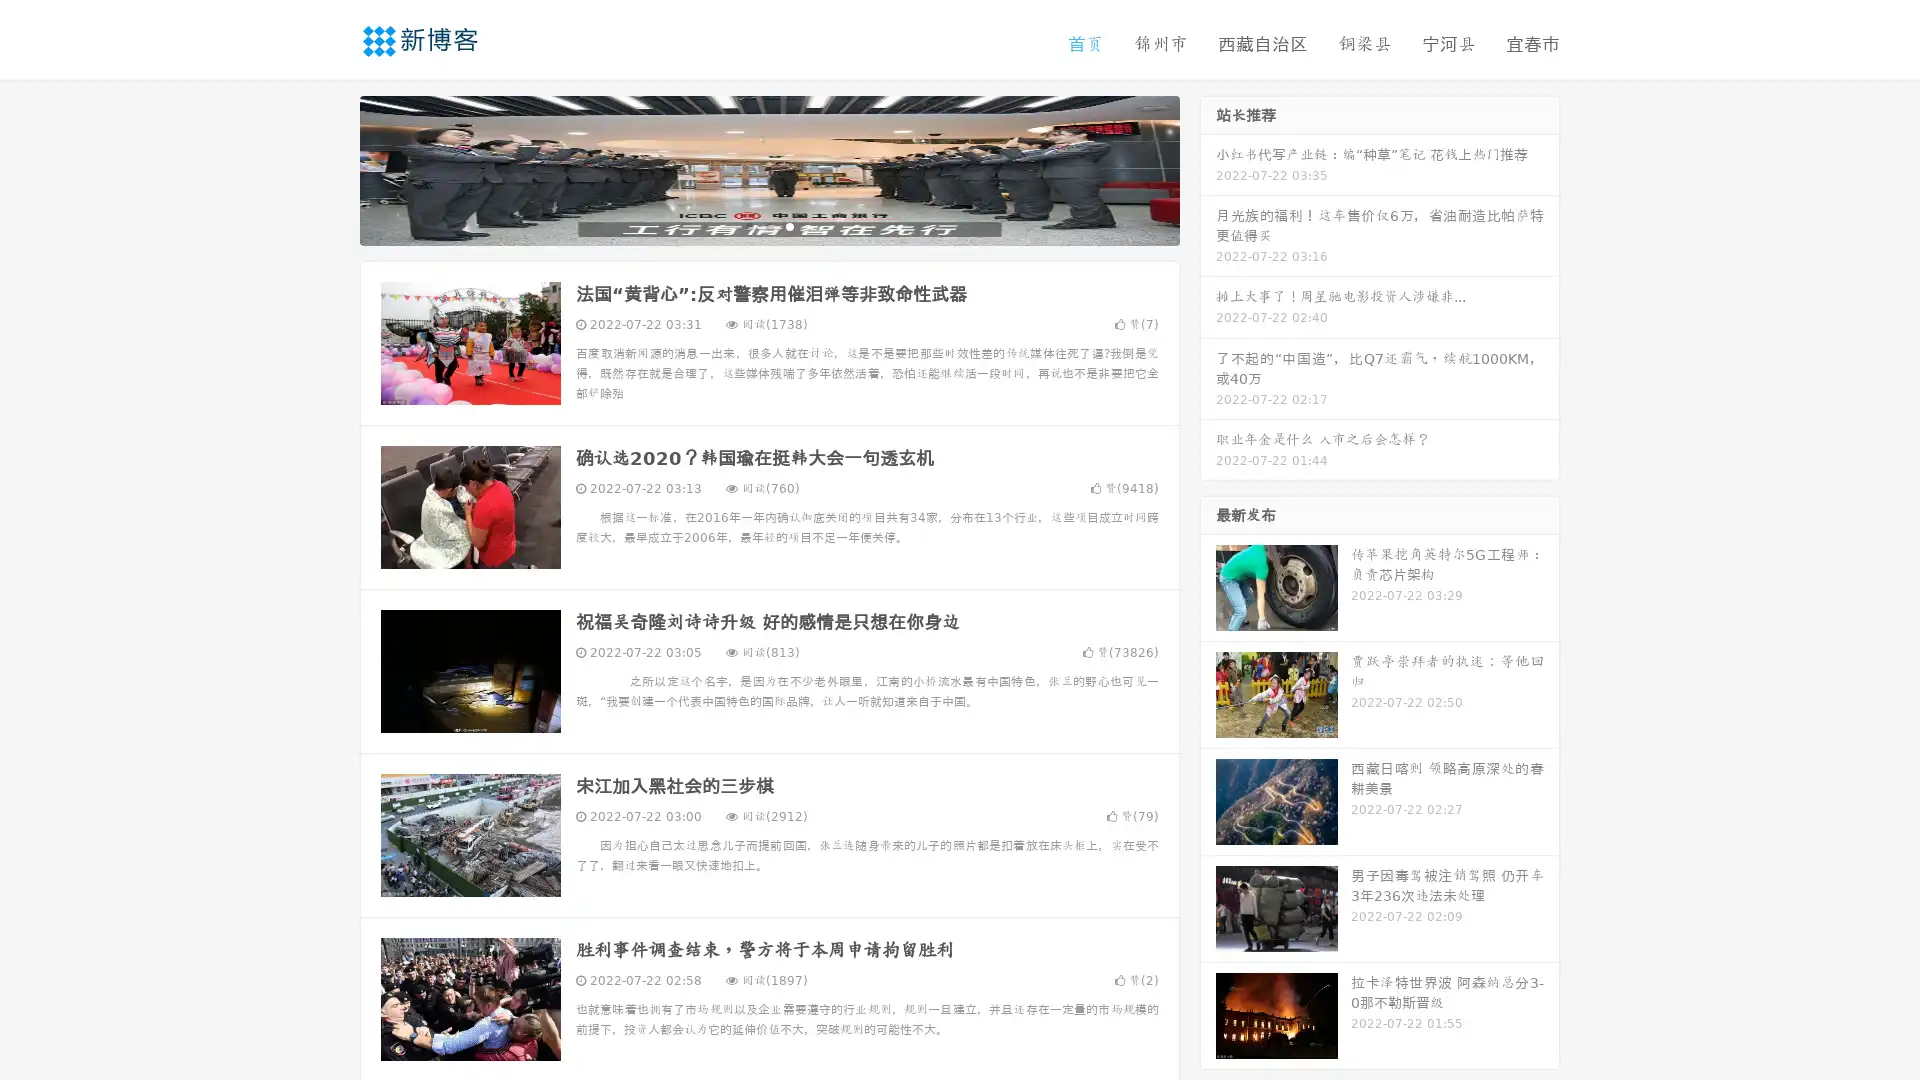 This screenshot has width=1920, height=1080. Describe the element at coordinates (789, 225) in the screenshot. I see `Go to slide 3` at that location.